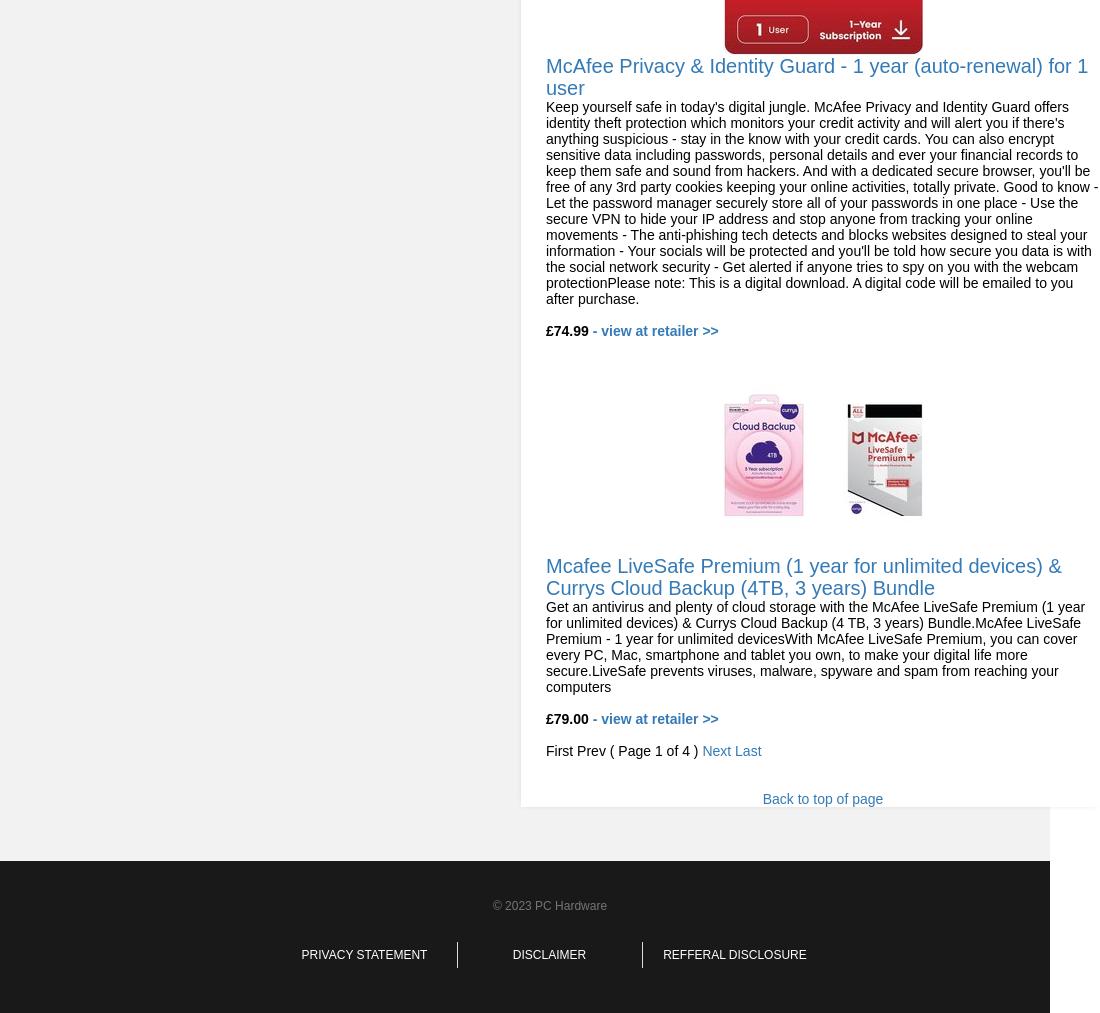  What do you see at coordinates (568, 331) in the screenshot?
I see `'£74.99'` at bounding box center [568, 331].